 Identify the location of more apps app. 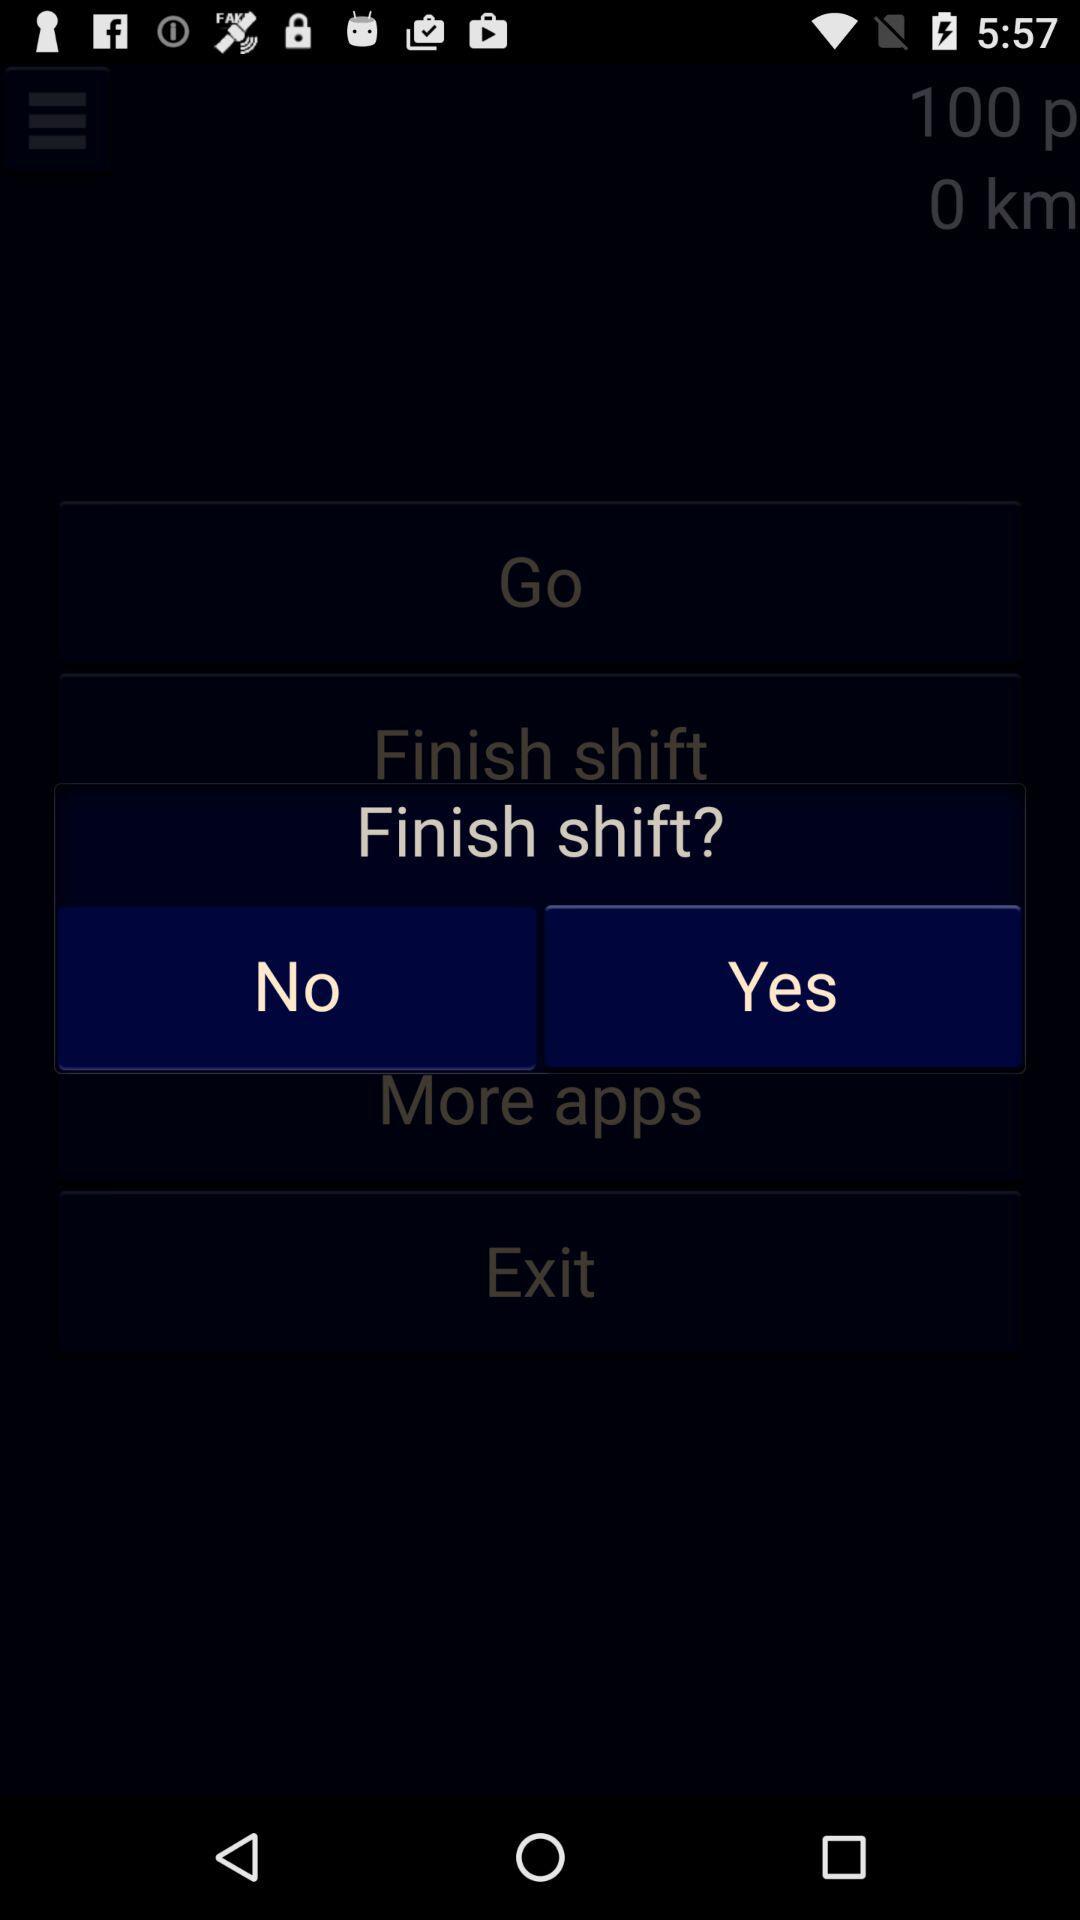
(540, 1099).